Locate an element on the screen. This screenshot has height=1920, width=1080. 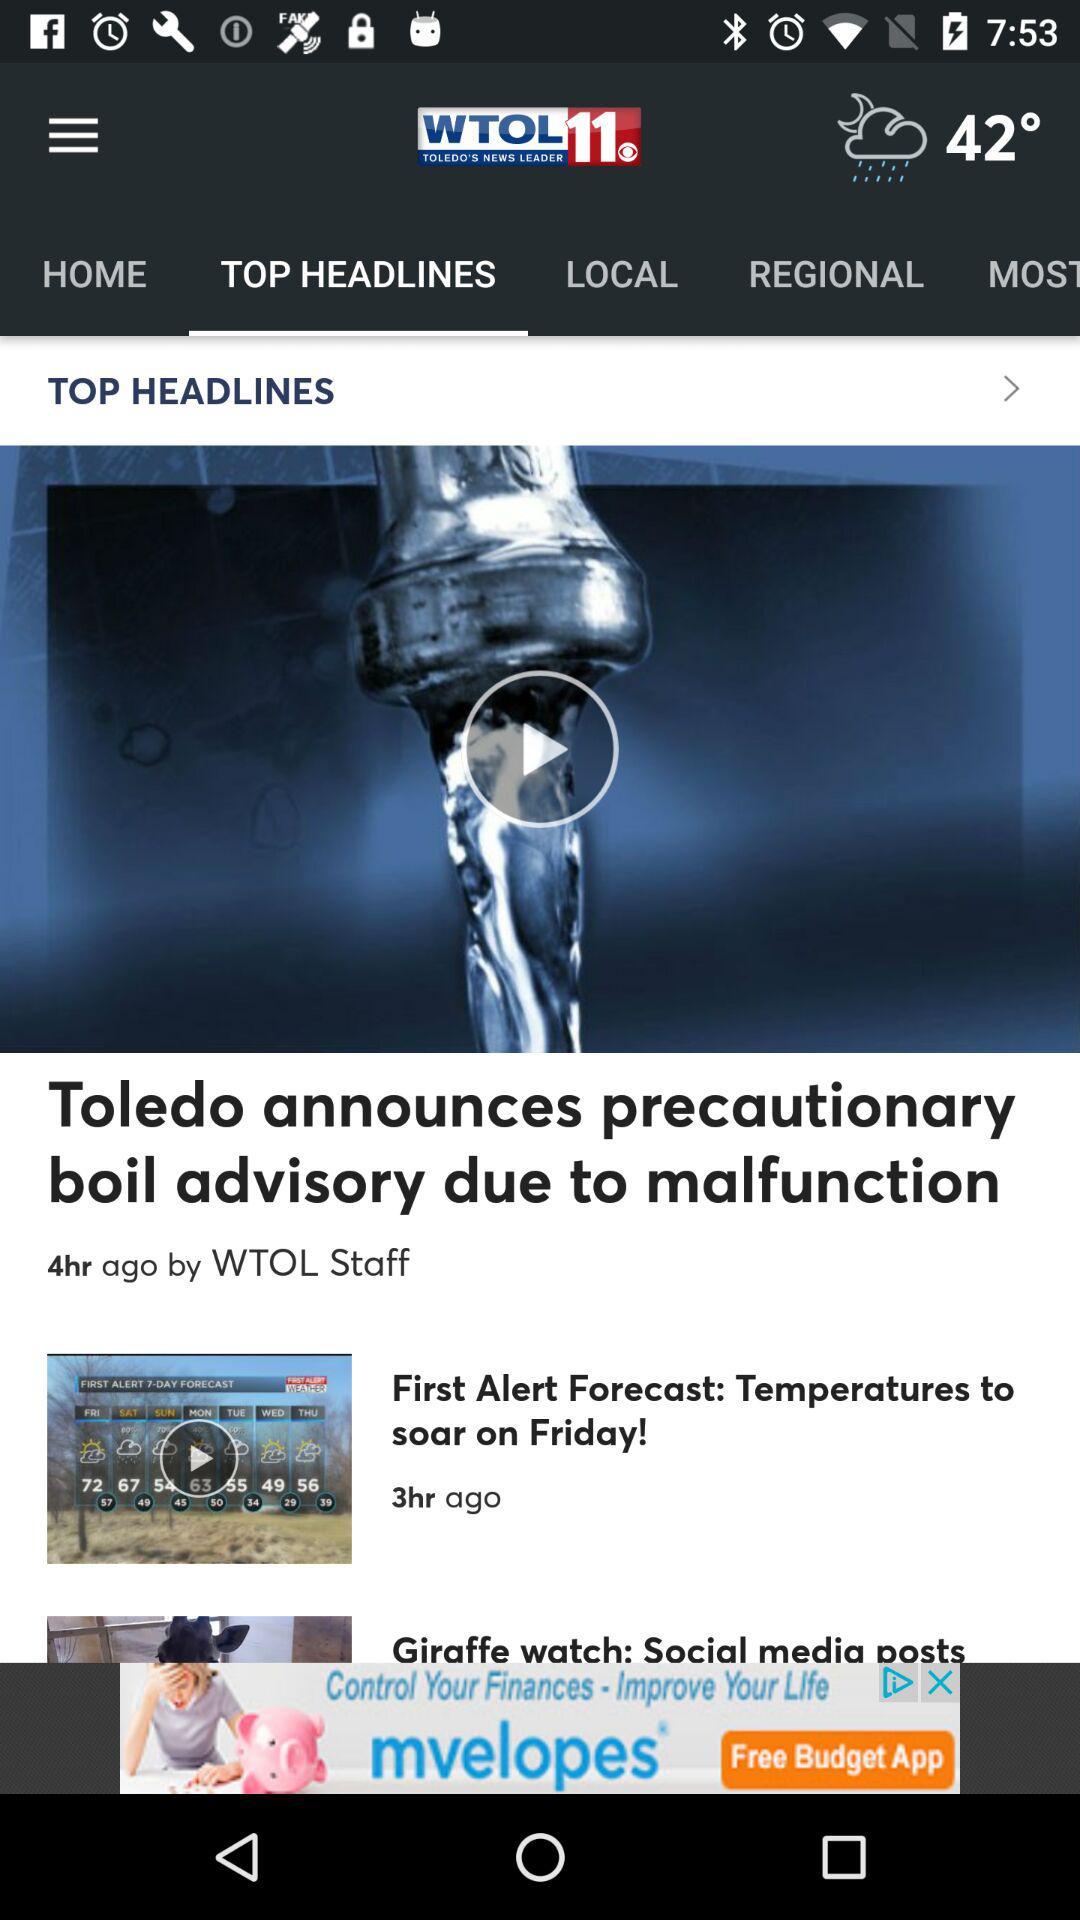
see the weather is located at coordinates (881, 135).